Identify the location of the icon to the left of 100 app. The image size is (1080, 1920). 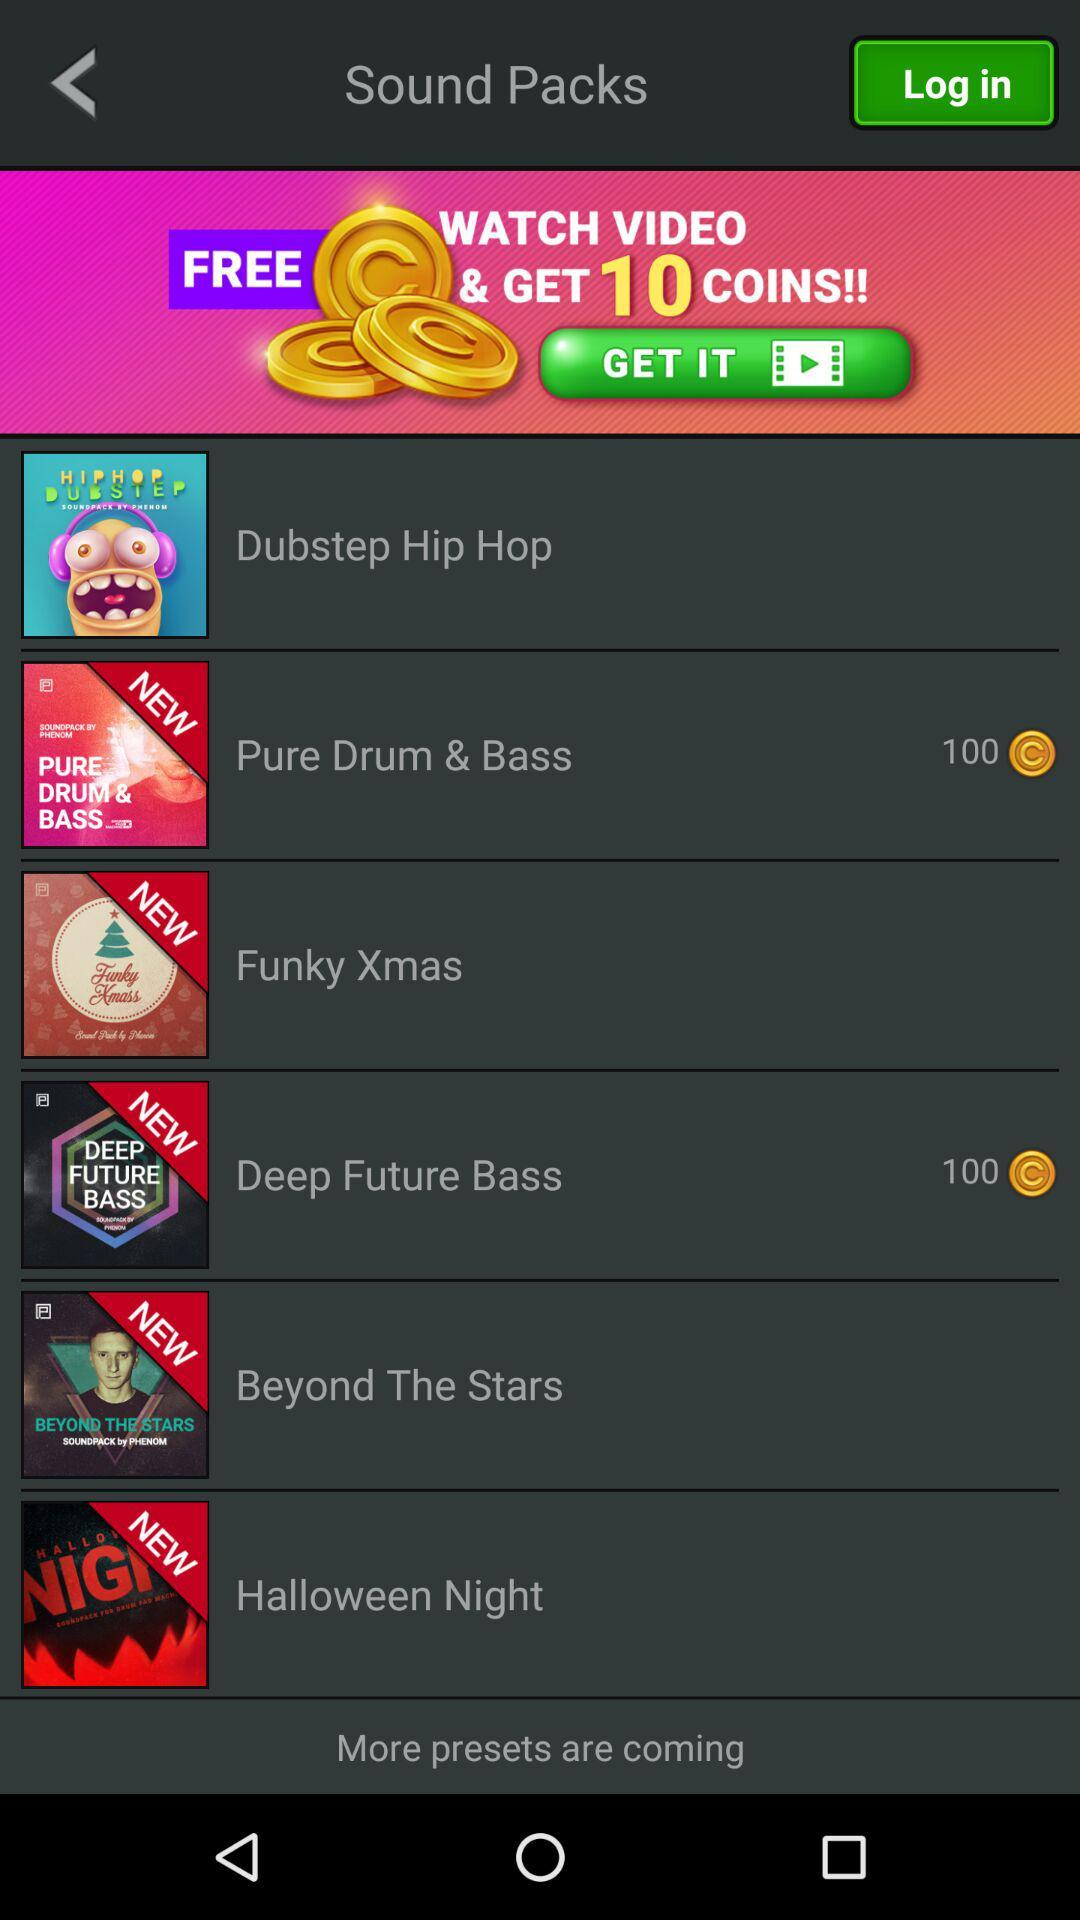
(404, 752).